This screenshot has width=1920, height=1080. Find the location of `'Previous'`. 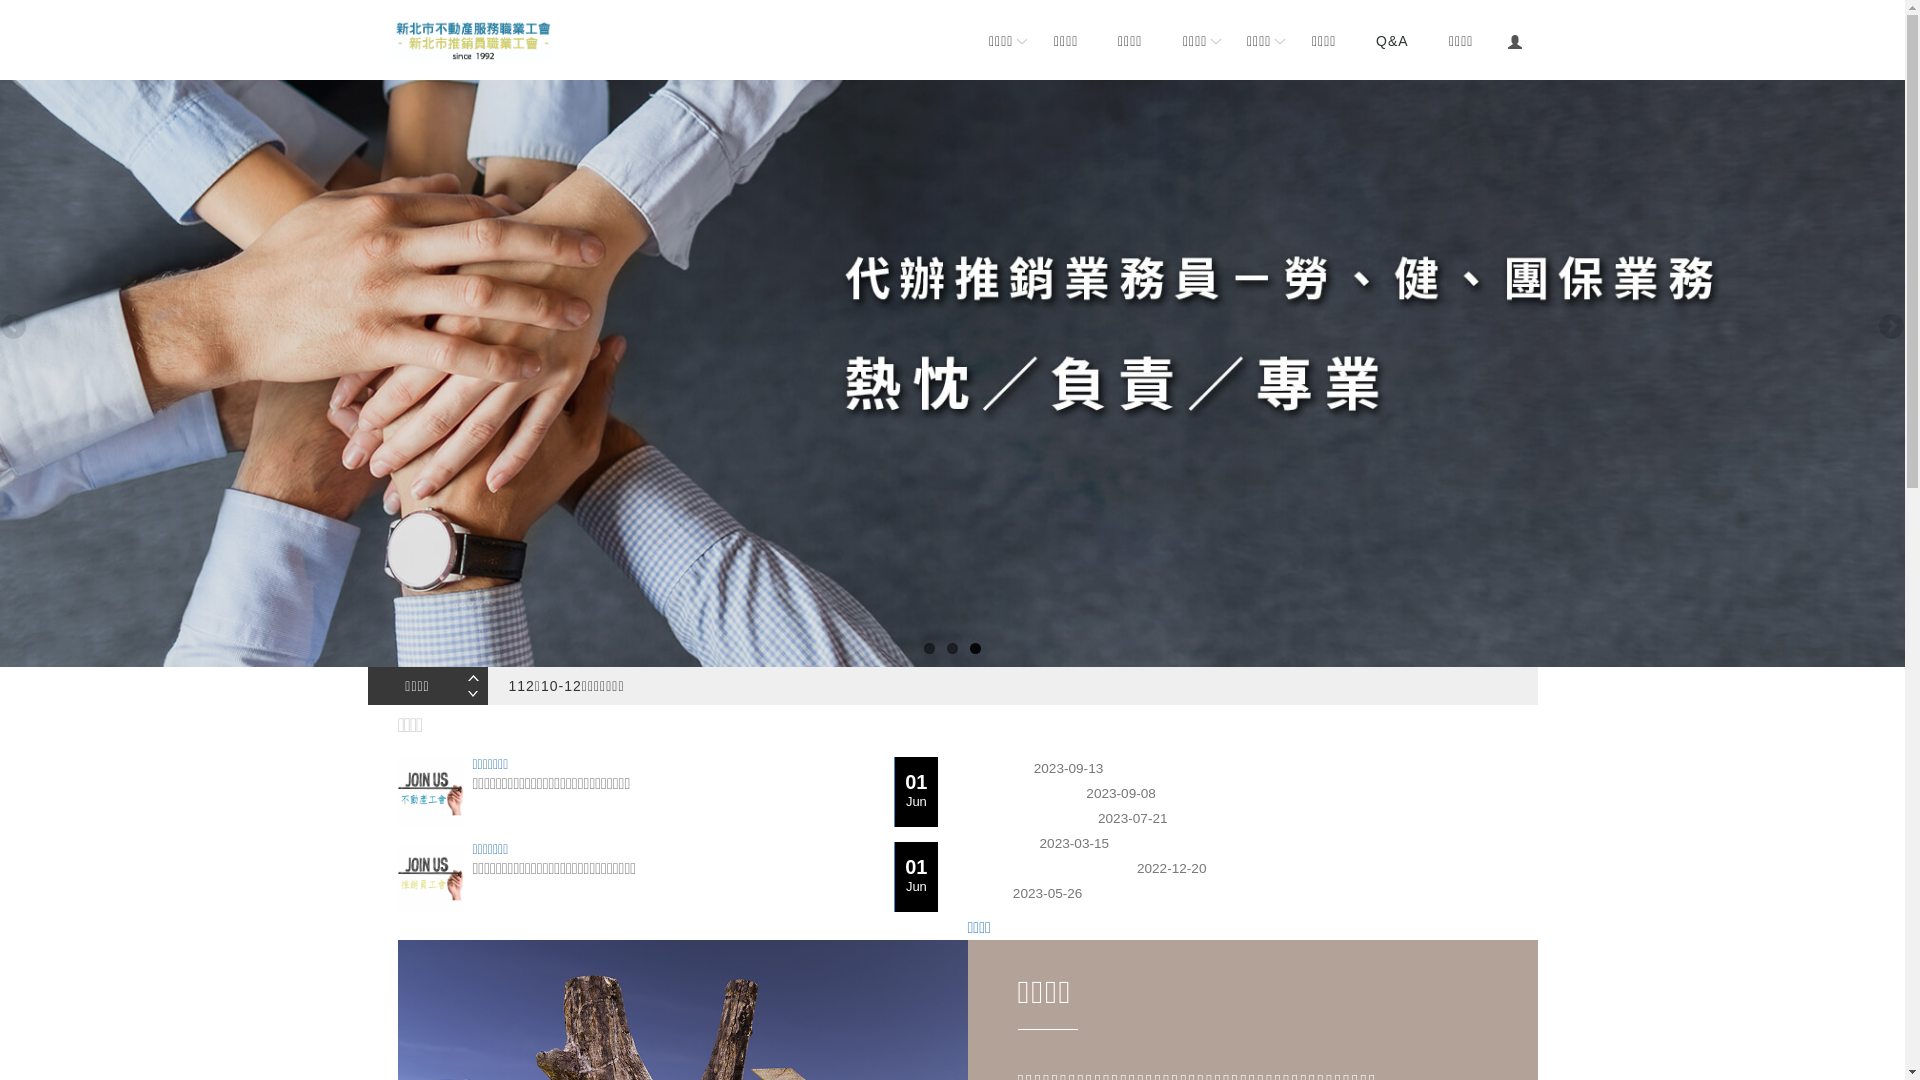

'Previous' is located at coordinates (477, 676).